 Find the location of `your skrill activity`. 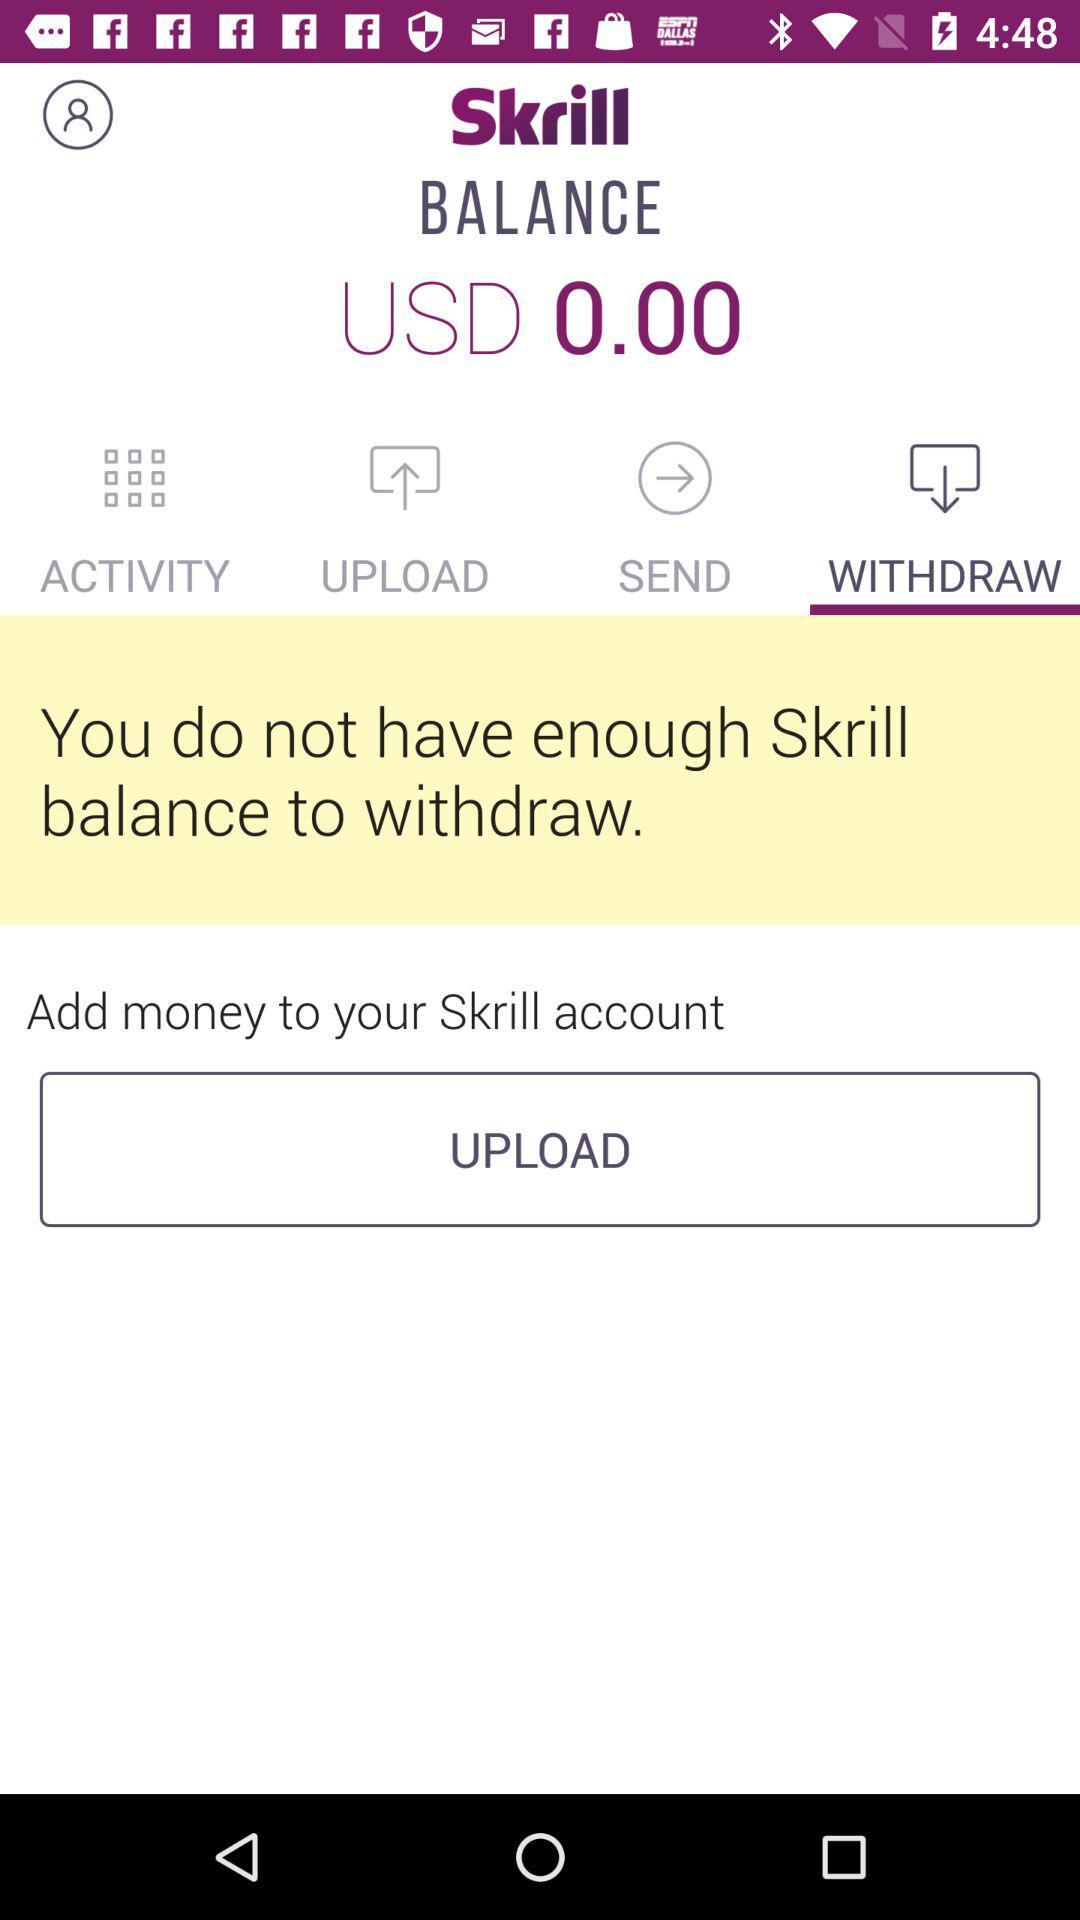

your skrill activity is located at coordinates (135, 477).